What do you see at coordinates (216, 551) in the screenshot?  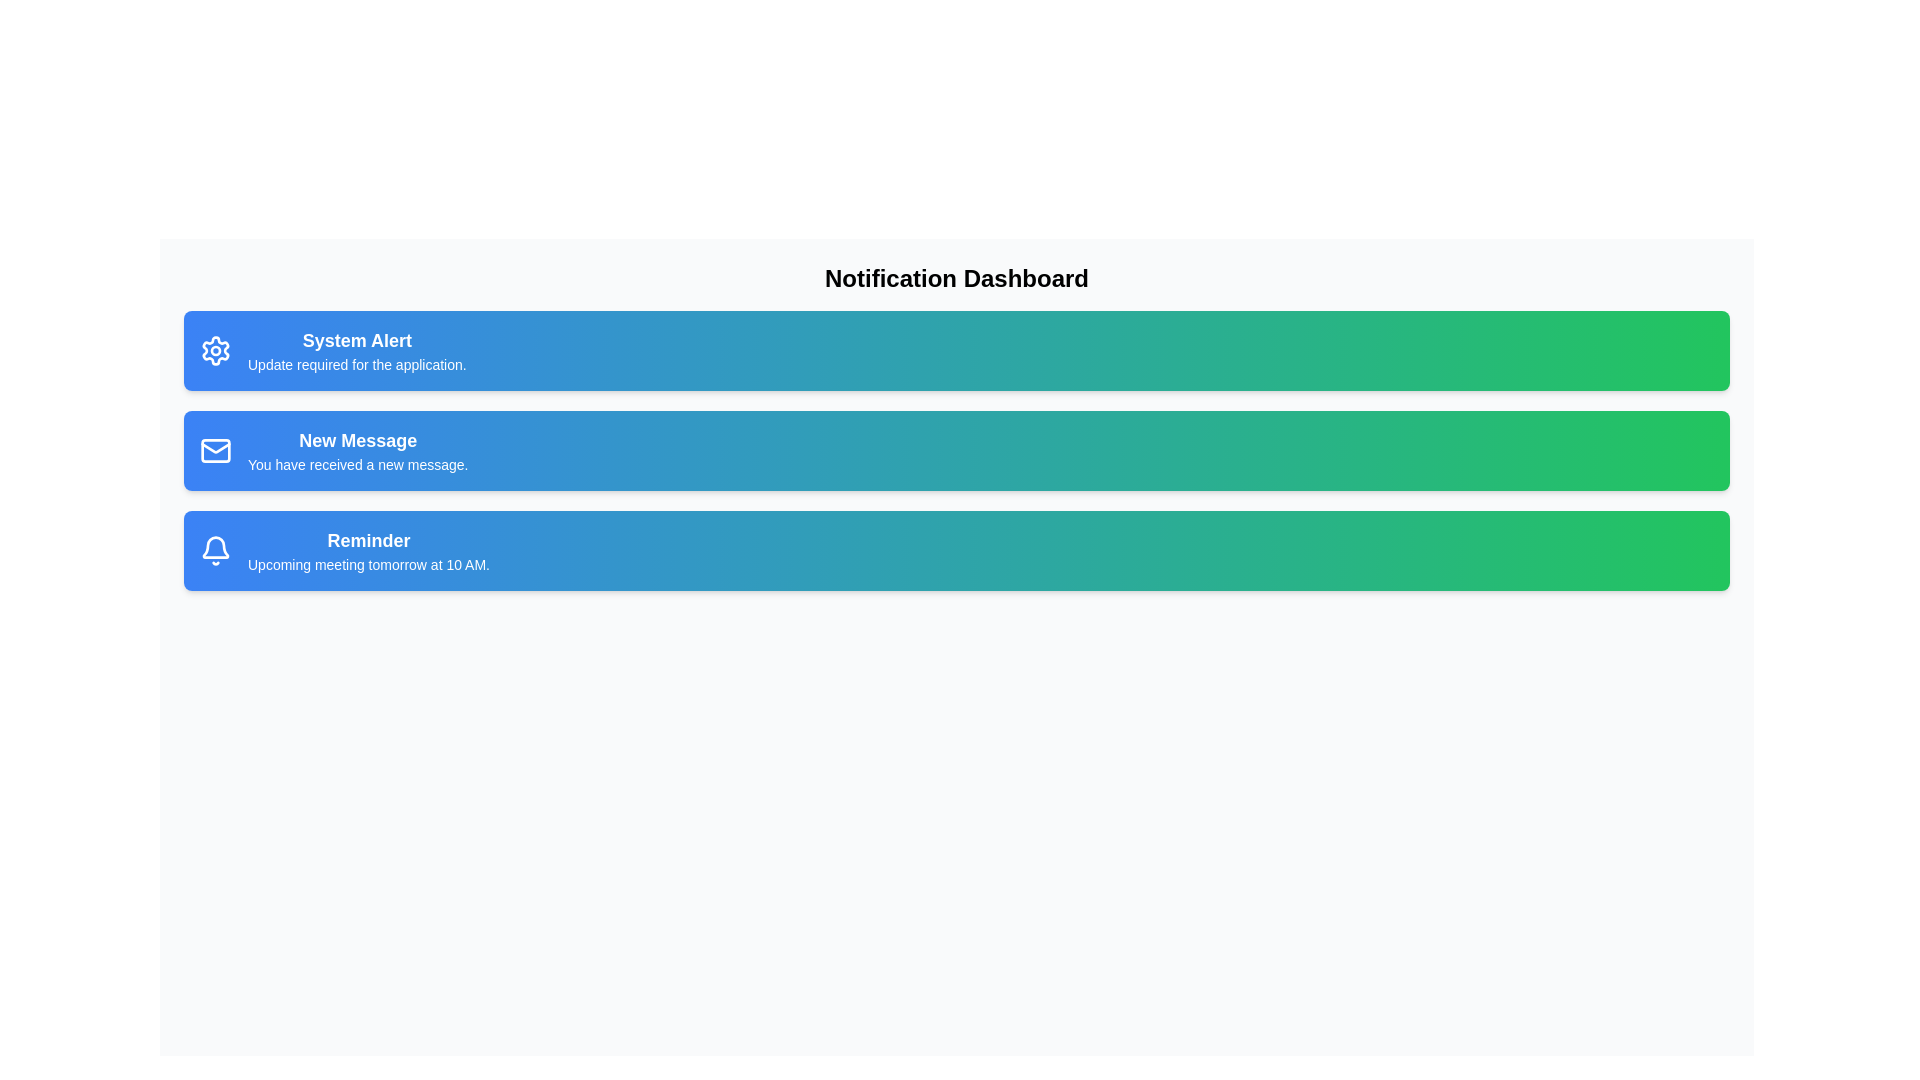 I see `the icon within the notification card titled 'Reminder'` at bounding box center [216, 551].